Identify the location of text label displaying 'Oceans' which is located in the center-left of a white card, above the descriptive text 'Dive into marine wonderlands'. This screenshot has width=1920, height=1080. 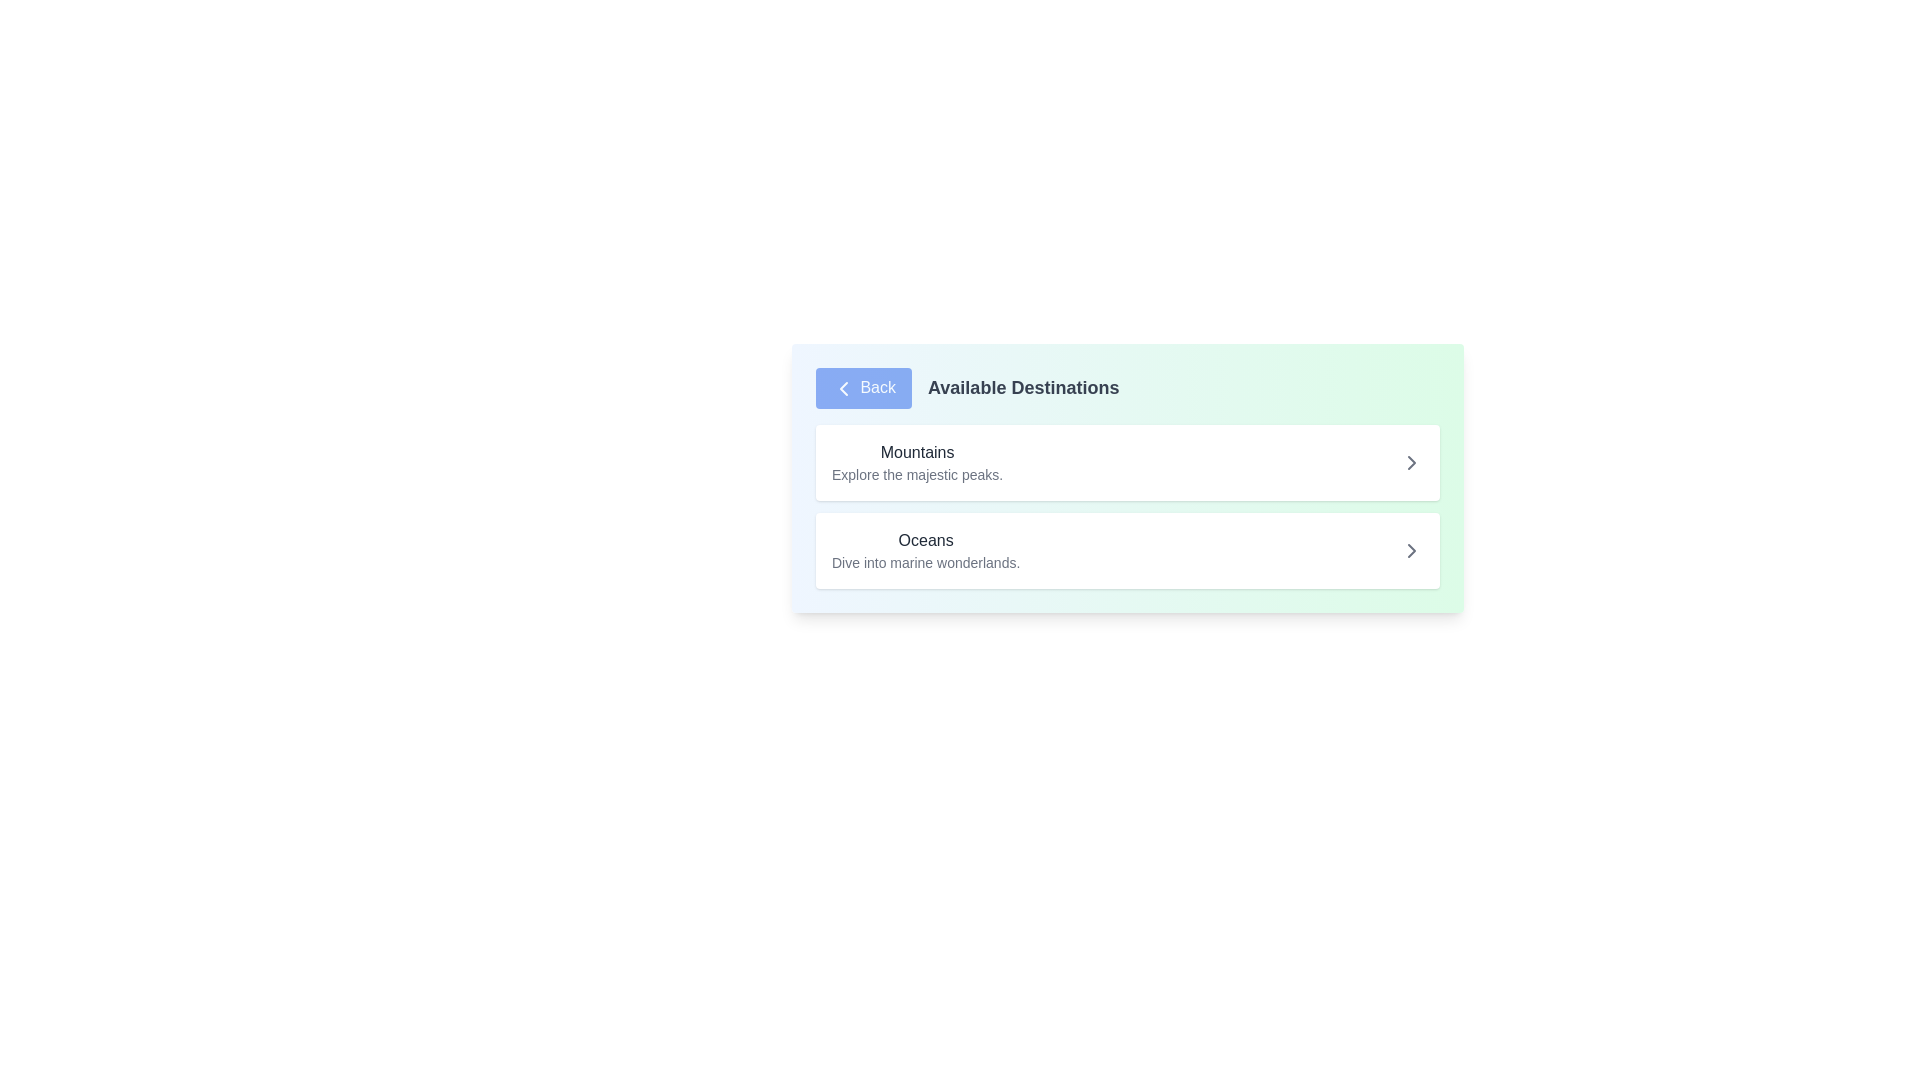
(925, 540).